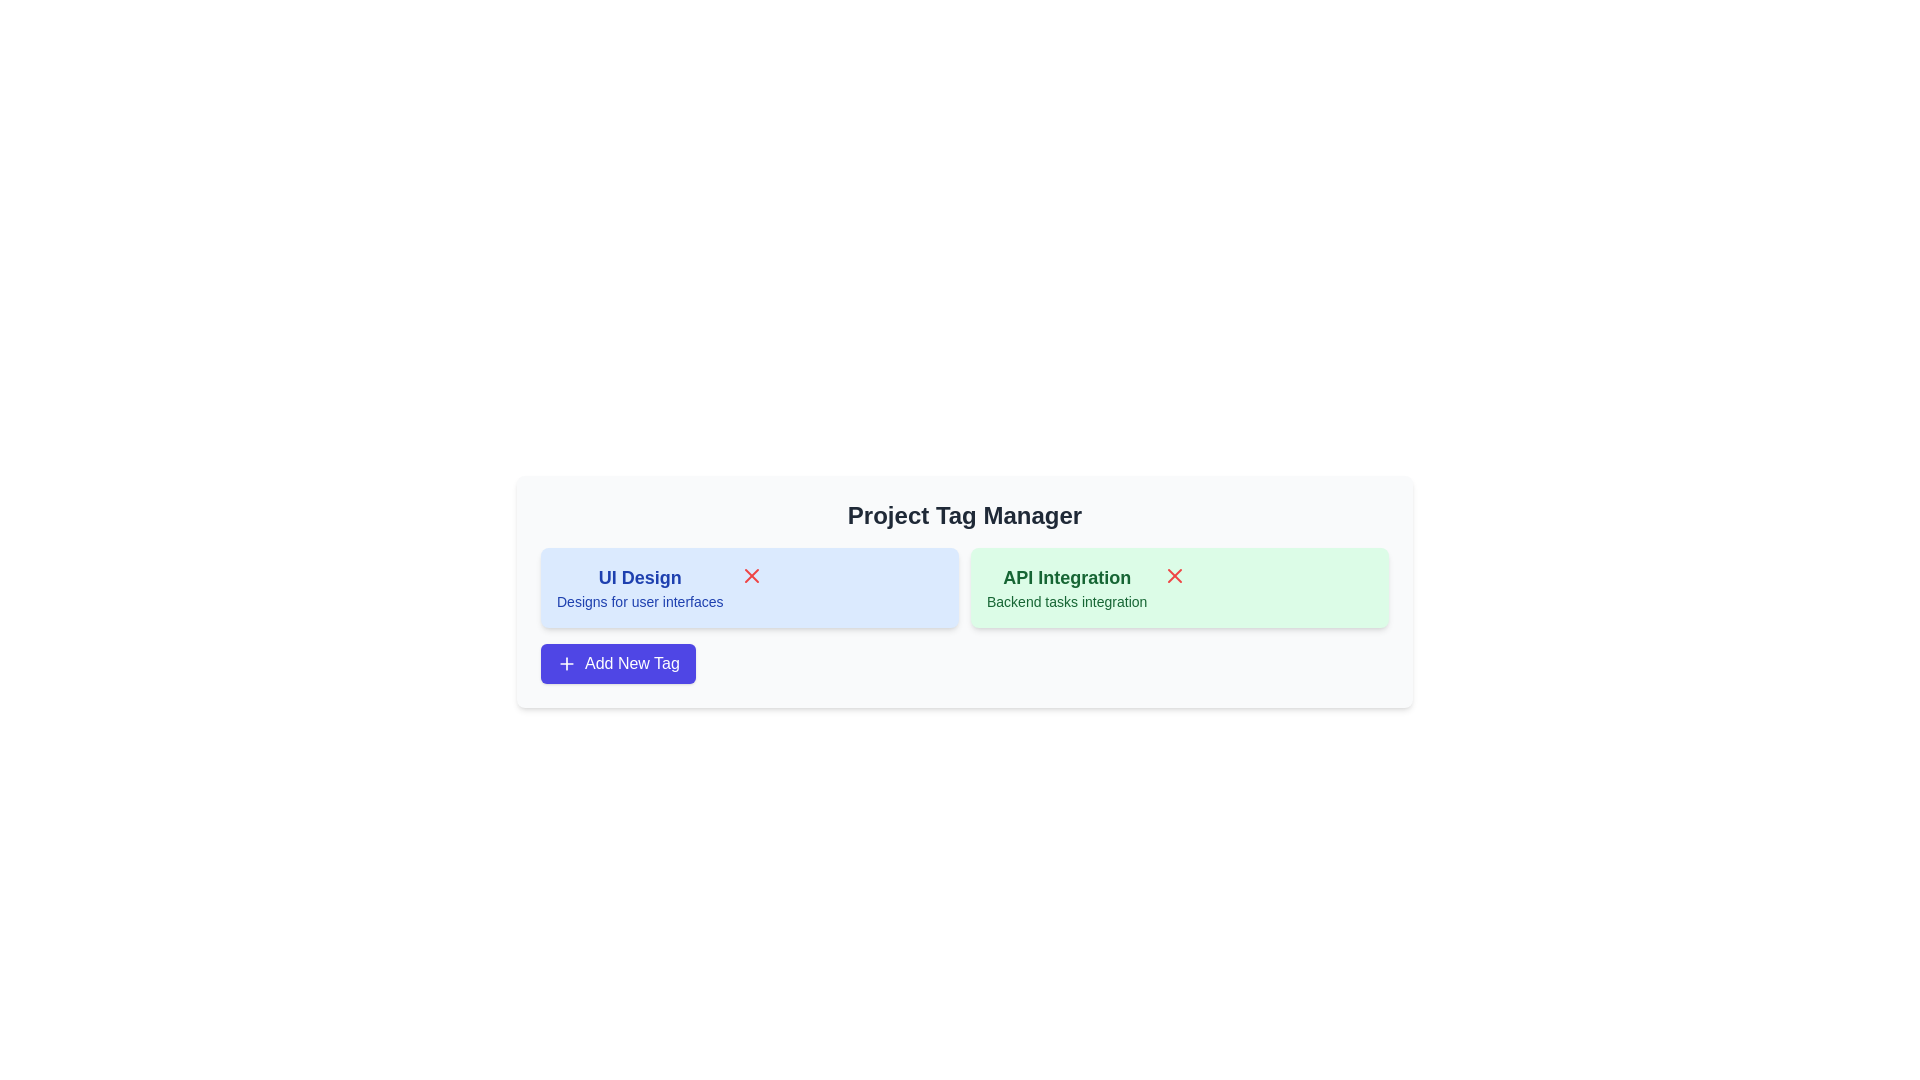 The image size is (1920, 1080). What do you see at coordinates (1175, 575) in the screenshot?
I see `the close button icon located centrally within the green card` at bounding box center [1175, 575].